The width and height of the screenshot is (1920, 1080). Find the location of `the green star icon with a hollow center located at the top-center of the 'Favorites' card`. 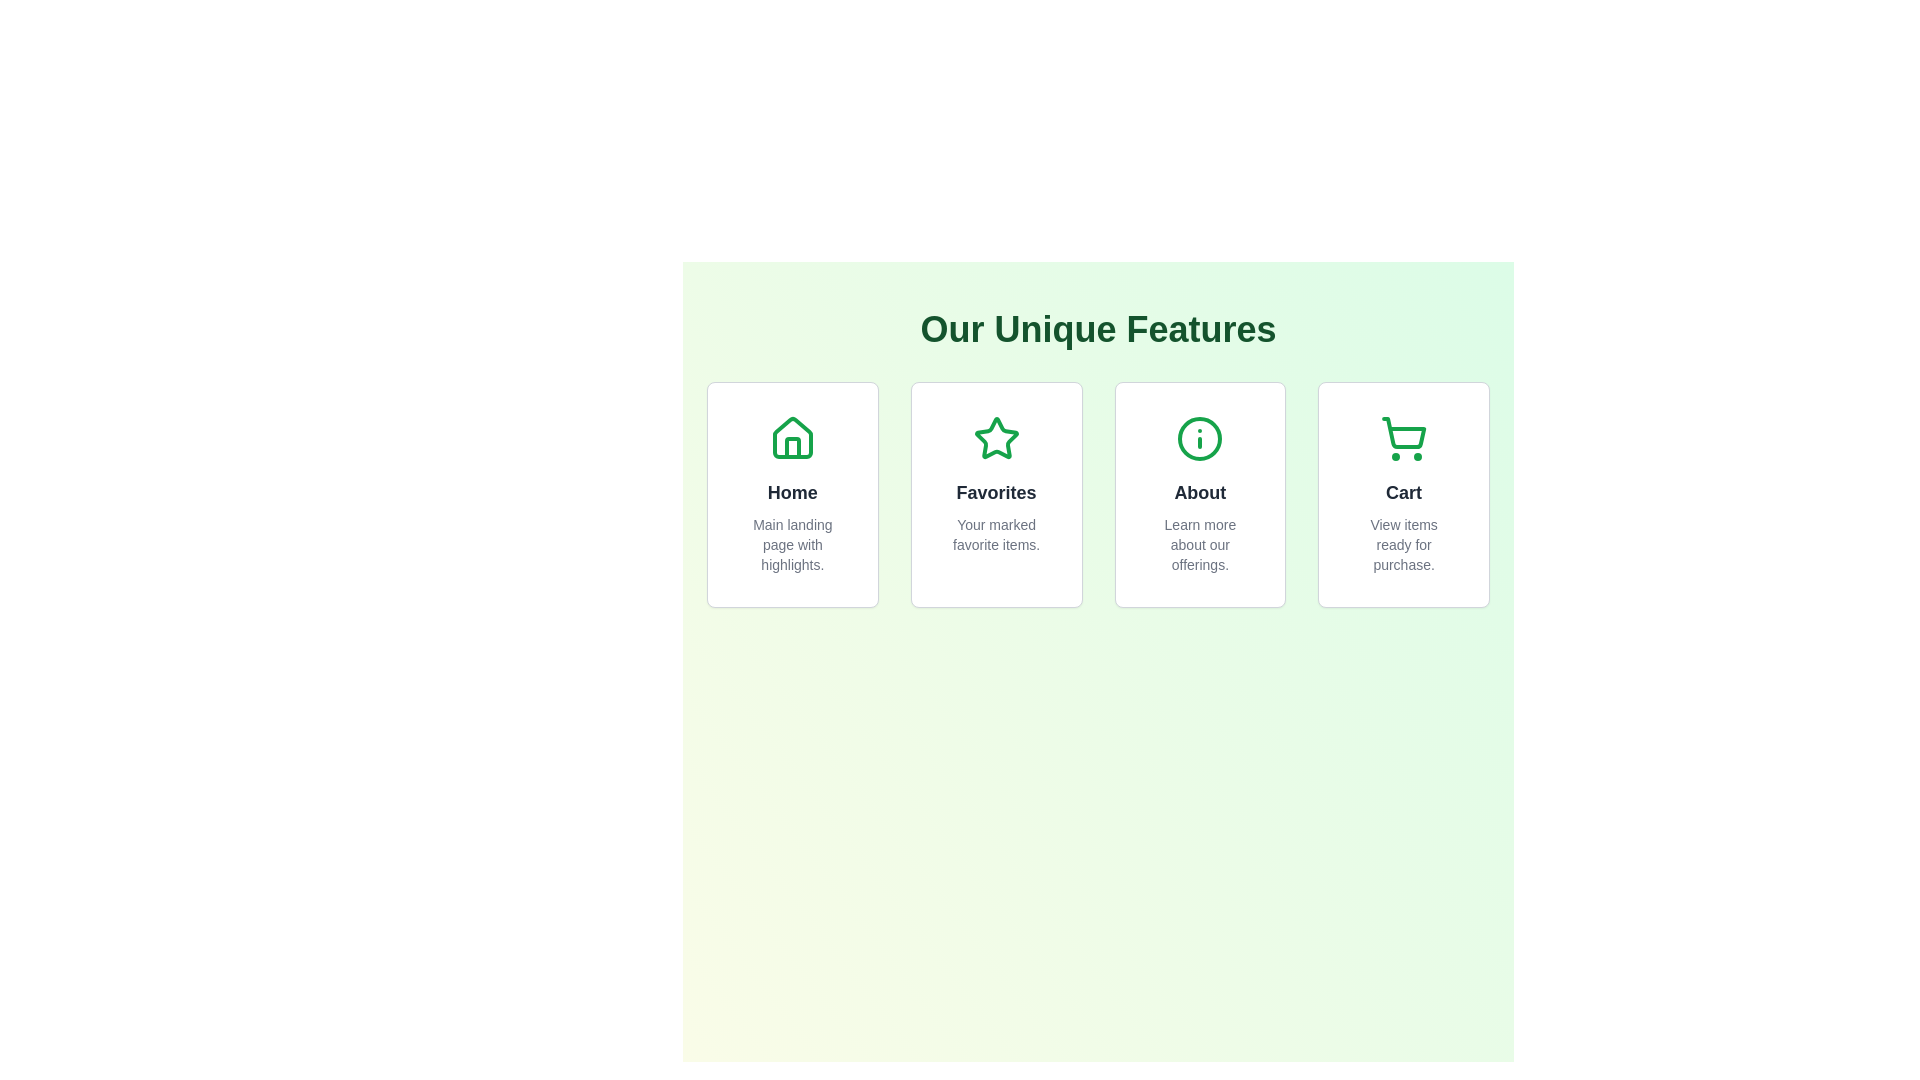

the green star icon with a hollow center located at the top-center of the 'Favorites' card is located at coordinates (996, 438).